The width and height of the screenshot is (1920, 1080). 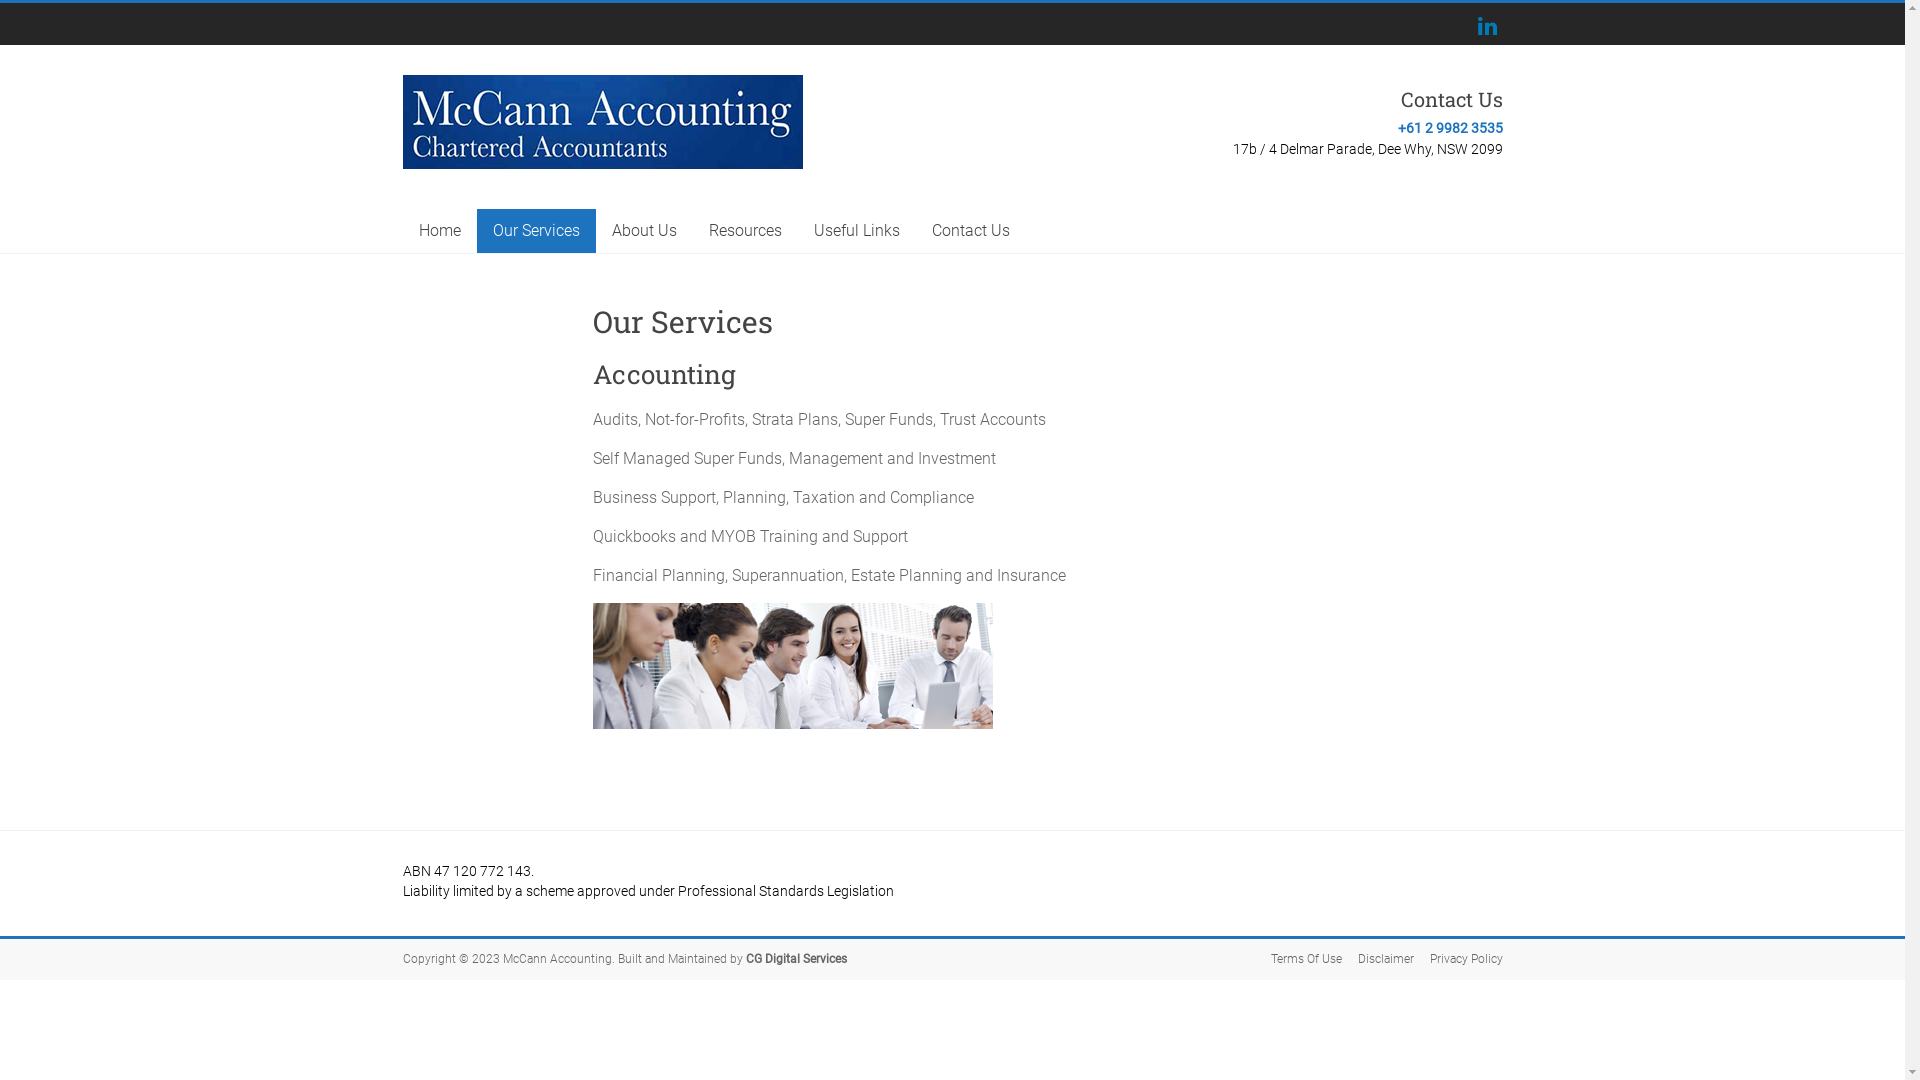 I want to click on 'McCann Accounting', so click(x=500, y=121).